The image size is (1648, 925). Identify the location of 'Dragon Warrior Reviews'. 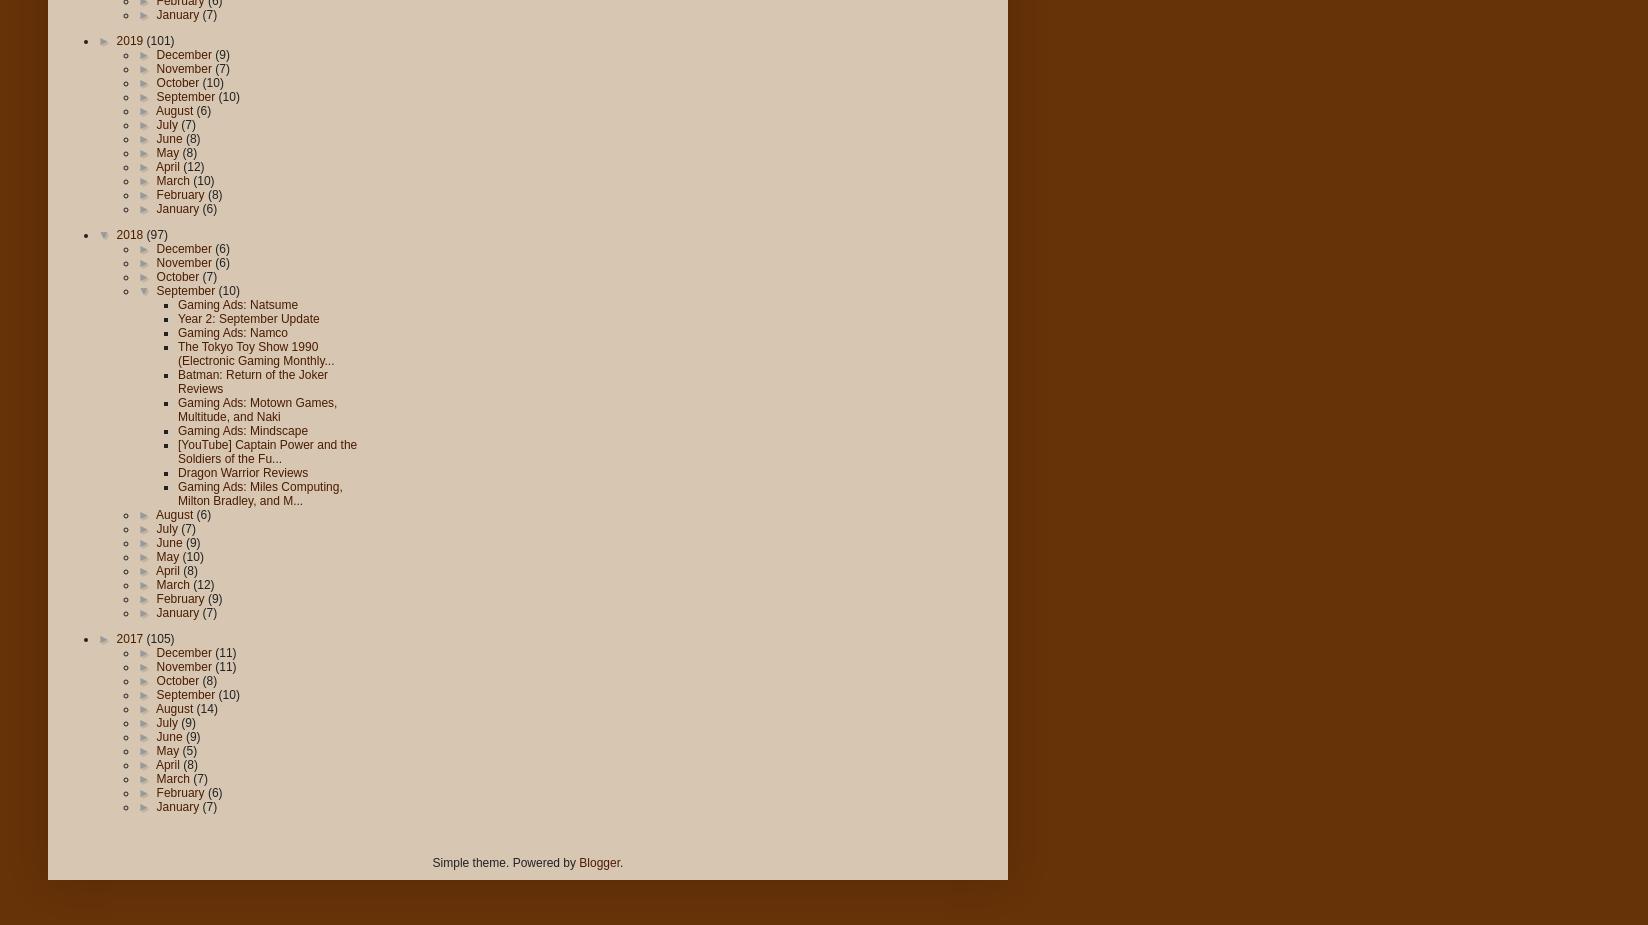
(242, 473).